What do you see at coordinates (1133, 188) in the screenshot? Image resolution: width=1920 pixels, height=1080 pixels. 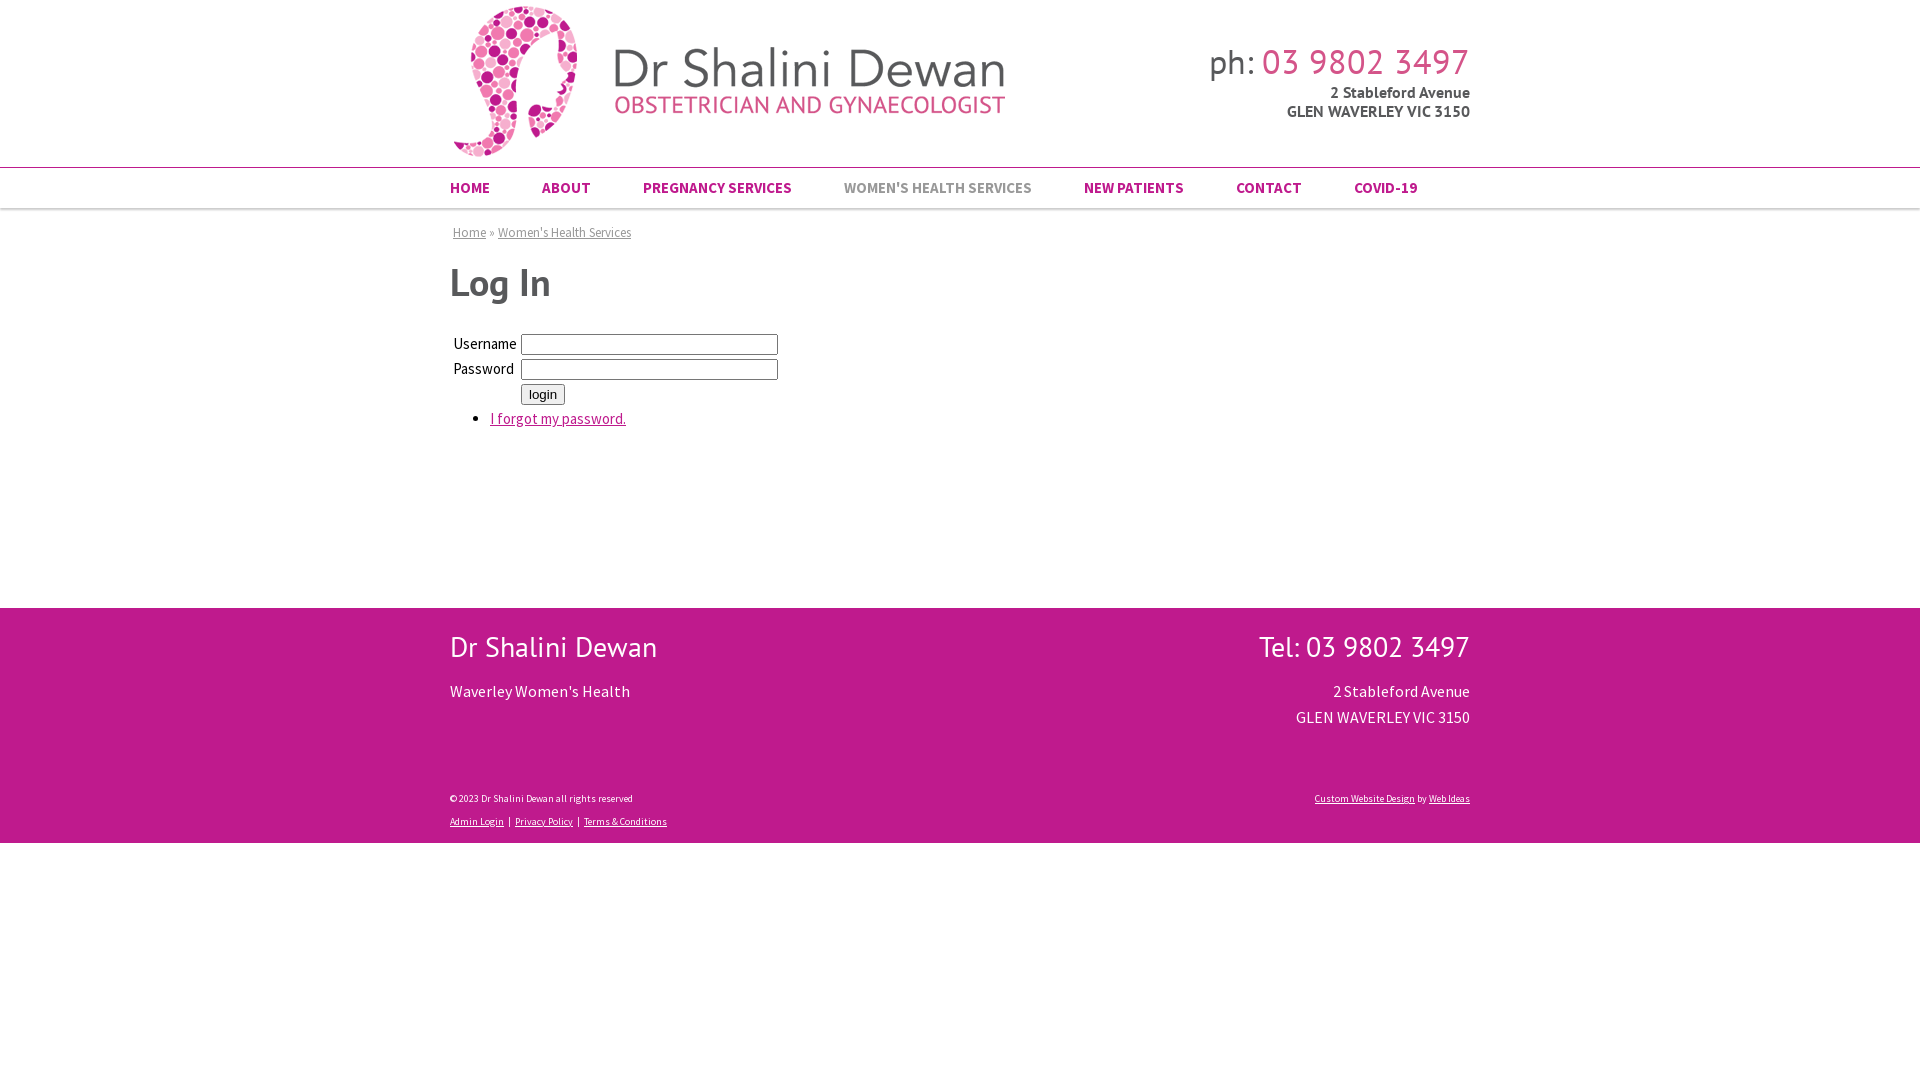 I see `'NEW PATIENTS'` at bounding box center [1133, 188].